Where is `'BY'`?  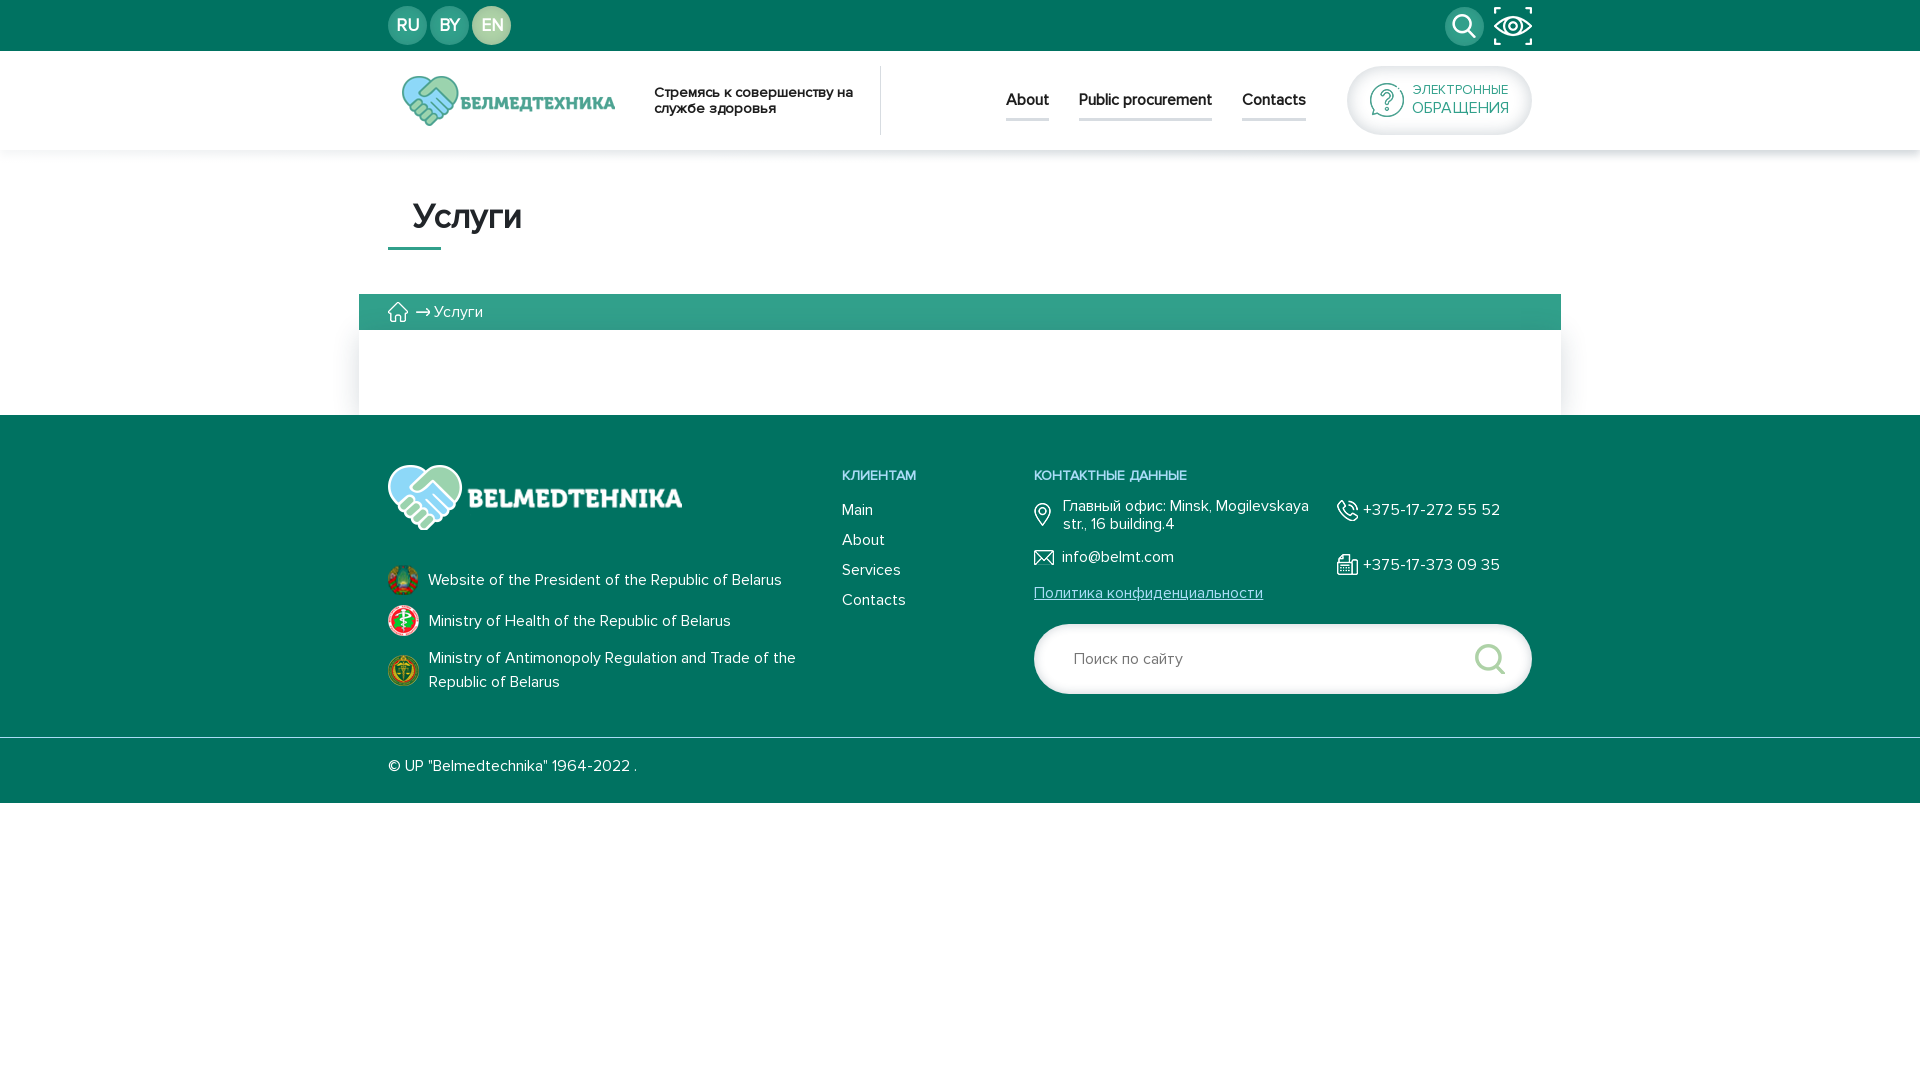 'BY' is located at coordinates (448, 25).